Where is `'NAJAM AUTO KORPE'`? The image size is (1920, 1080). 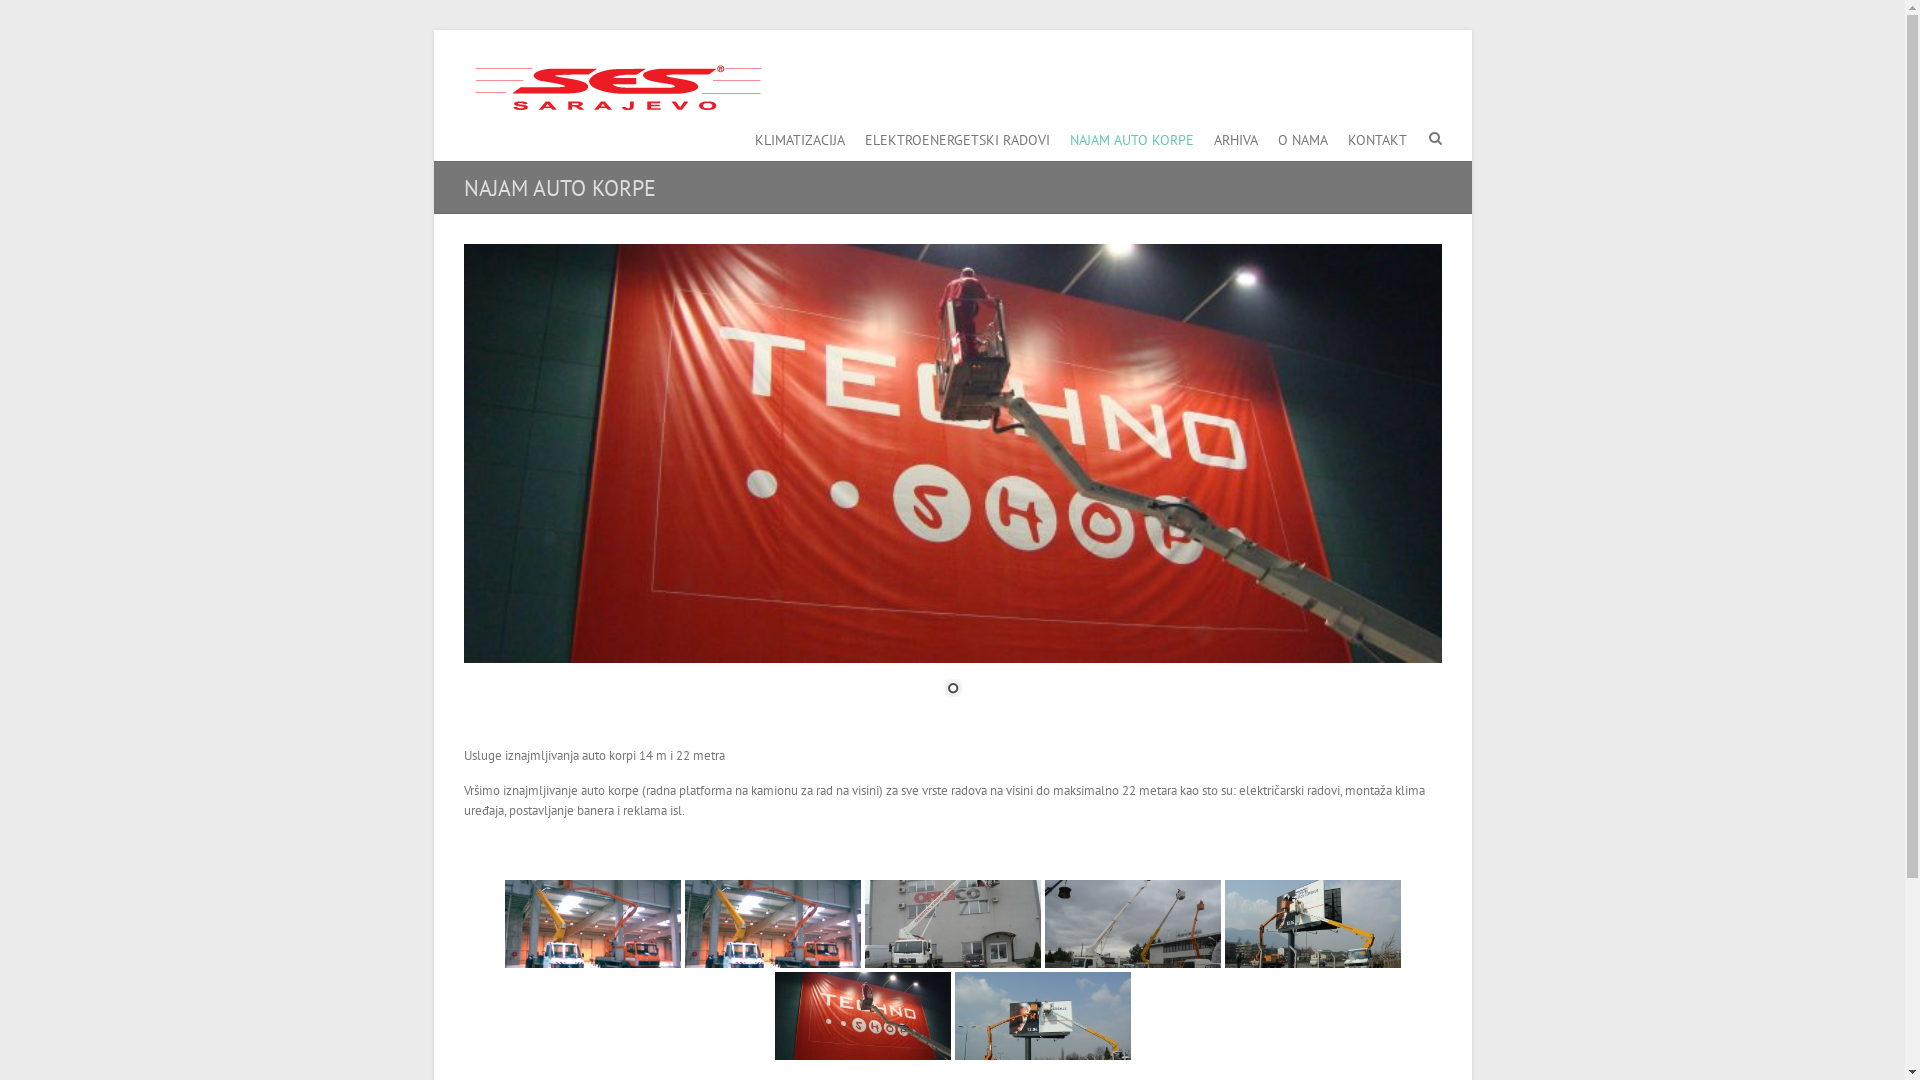
'NAJAM AUTO KORPE' is located at coordinates (1132, 135).